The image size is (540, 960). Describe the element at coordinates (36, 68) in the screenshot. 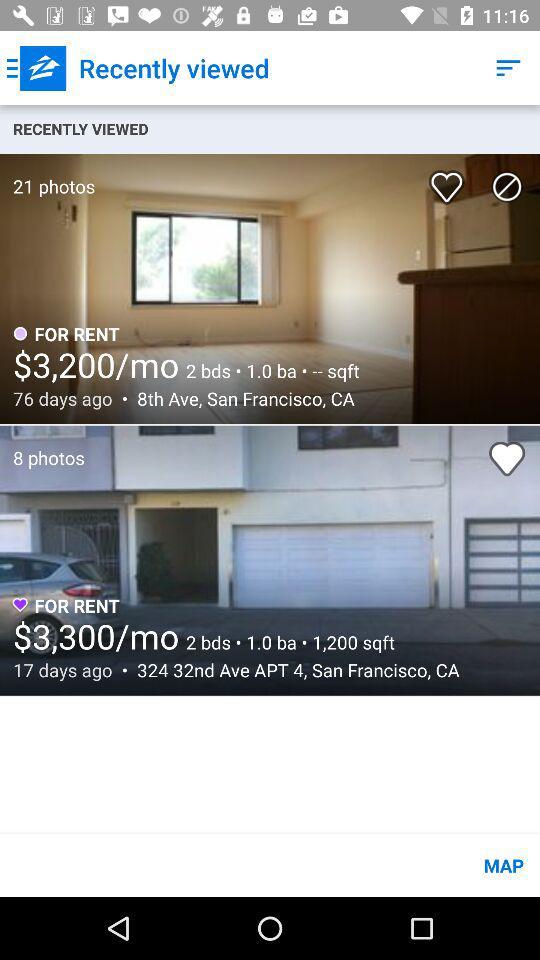

I see `the icon to the left of the recently viewed app` at that location.